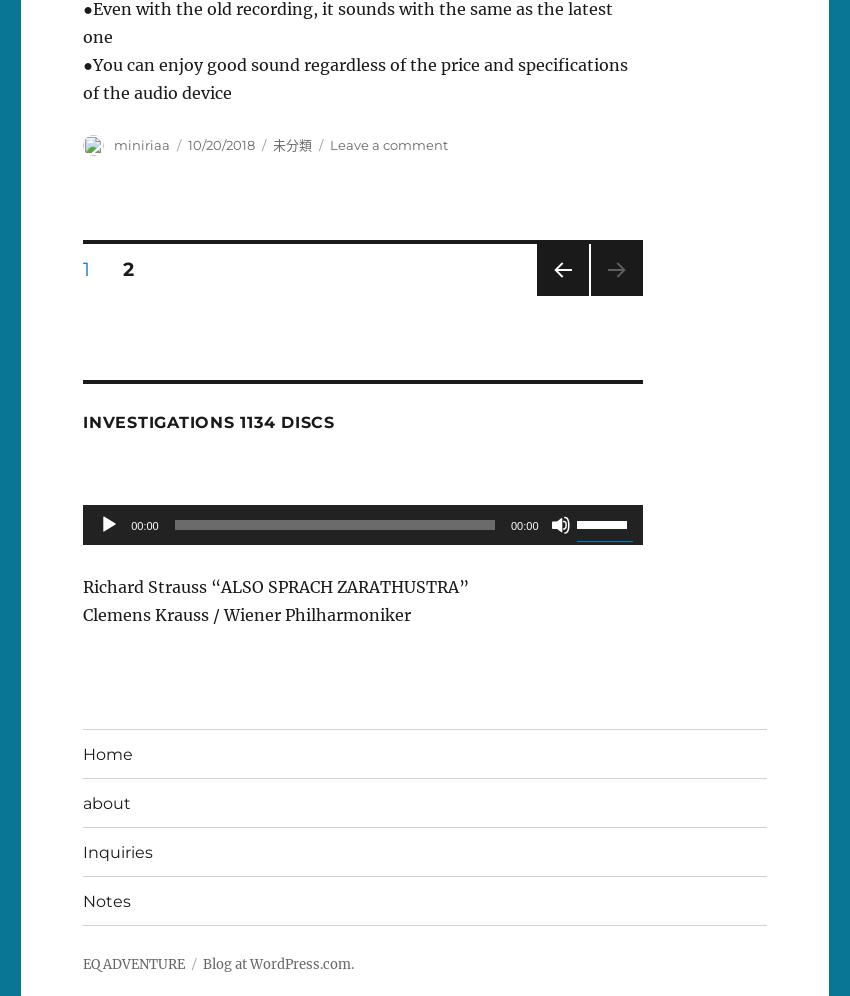  What do you see at coordinates (277, 963) in the screenshot?
I see `'Blog at WordPress.com.'` at bounding box center [277, 963].